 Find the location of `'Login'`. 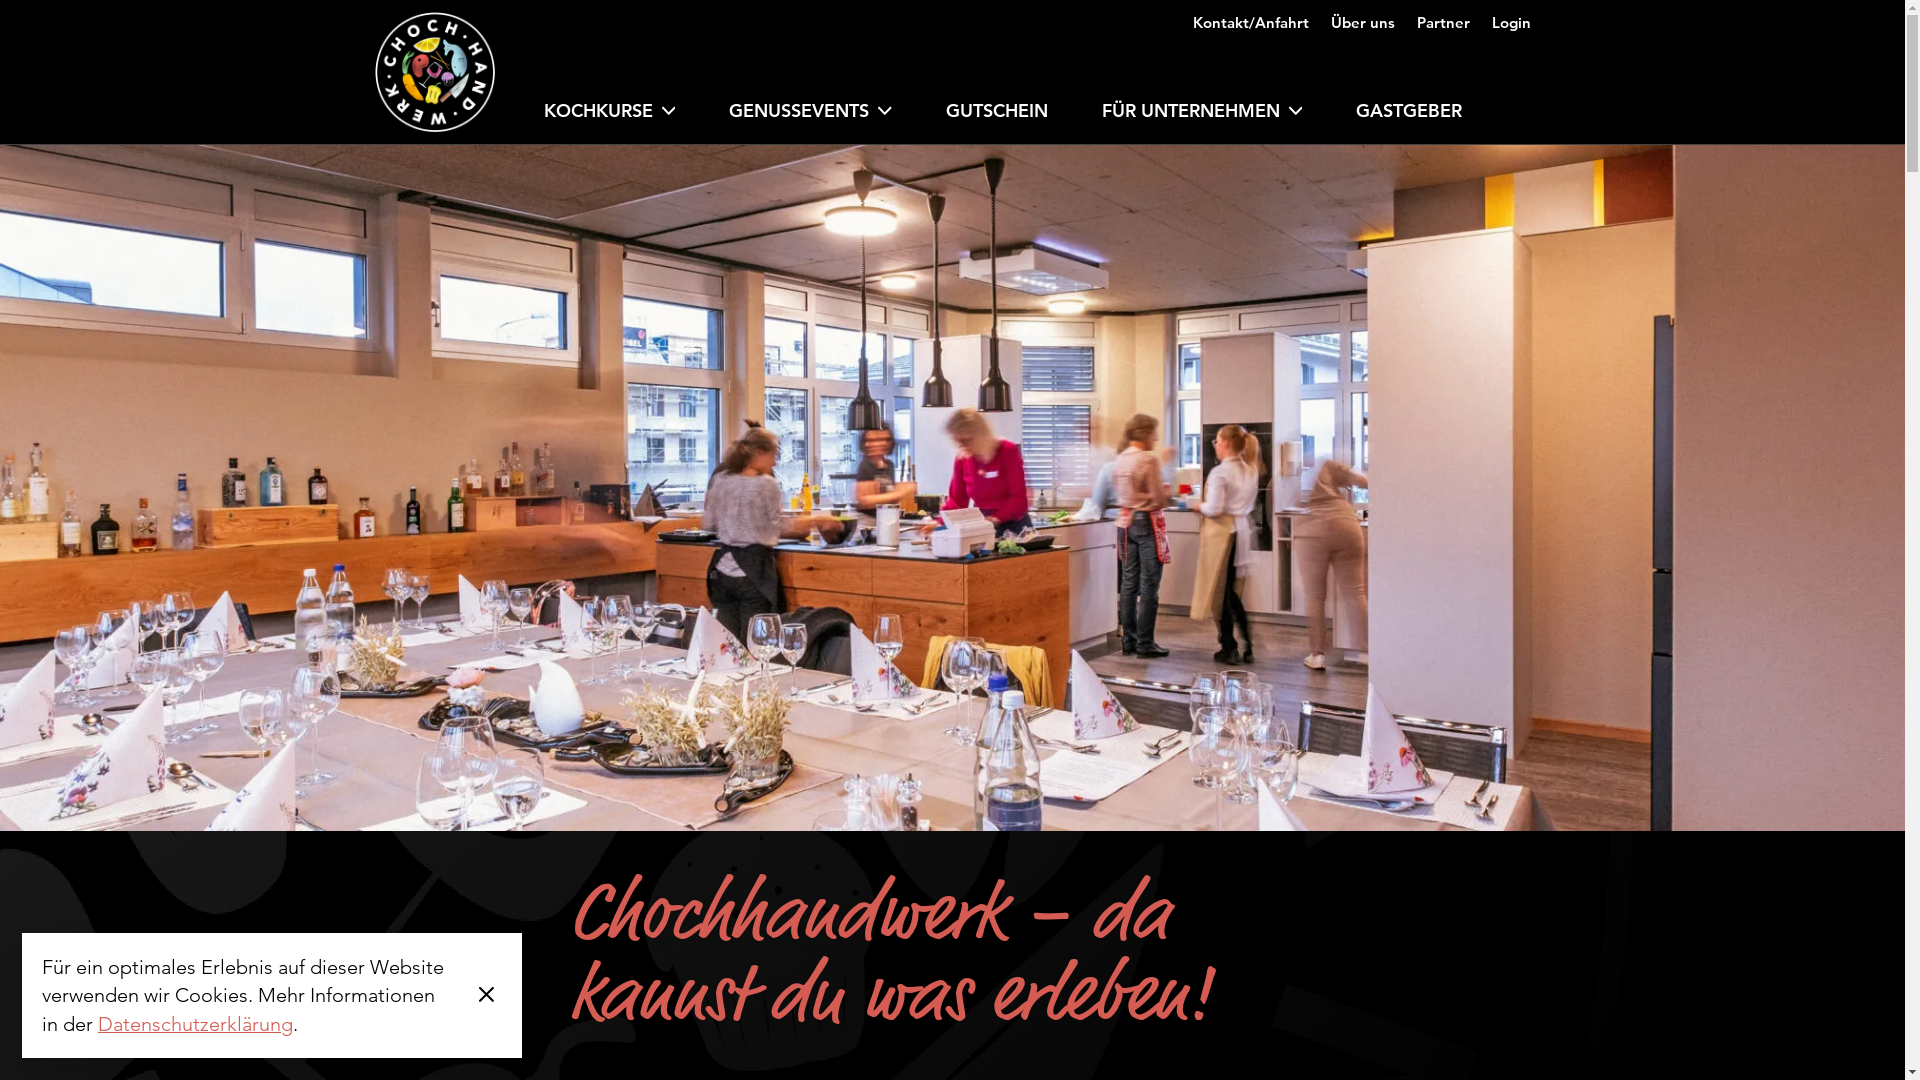

'Login' is located at coordinates (1511, 16).